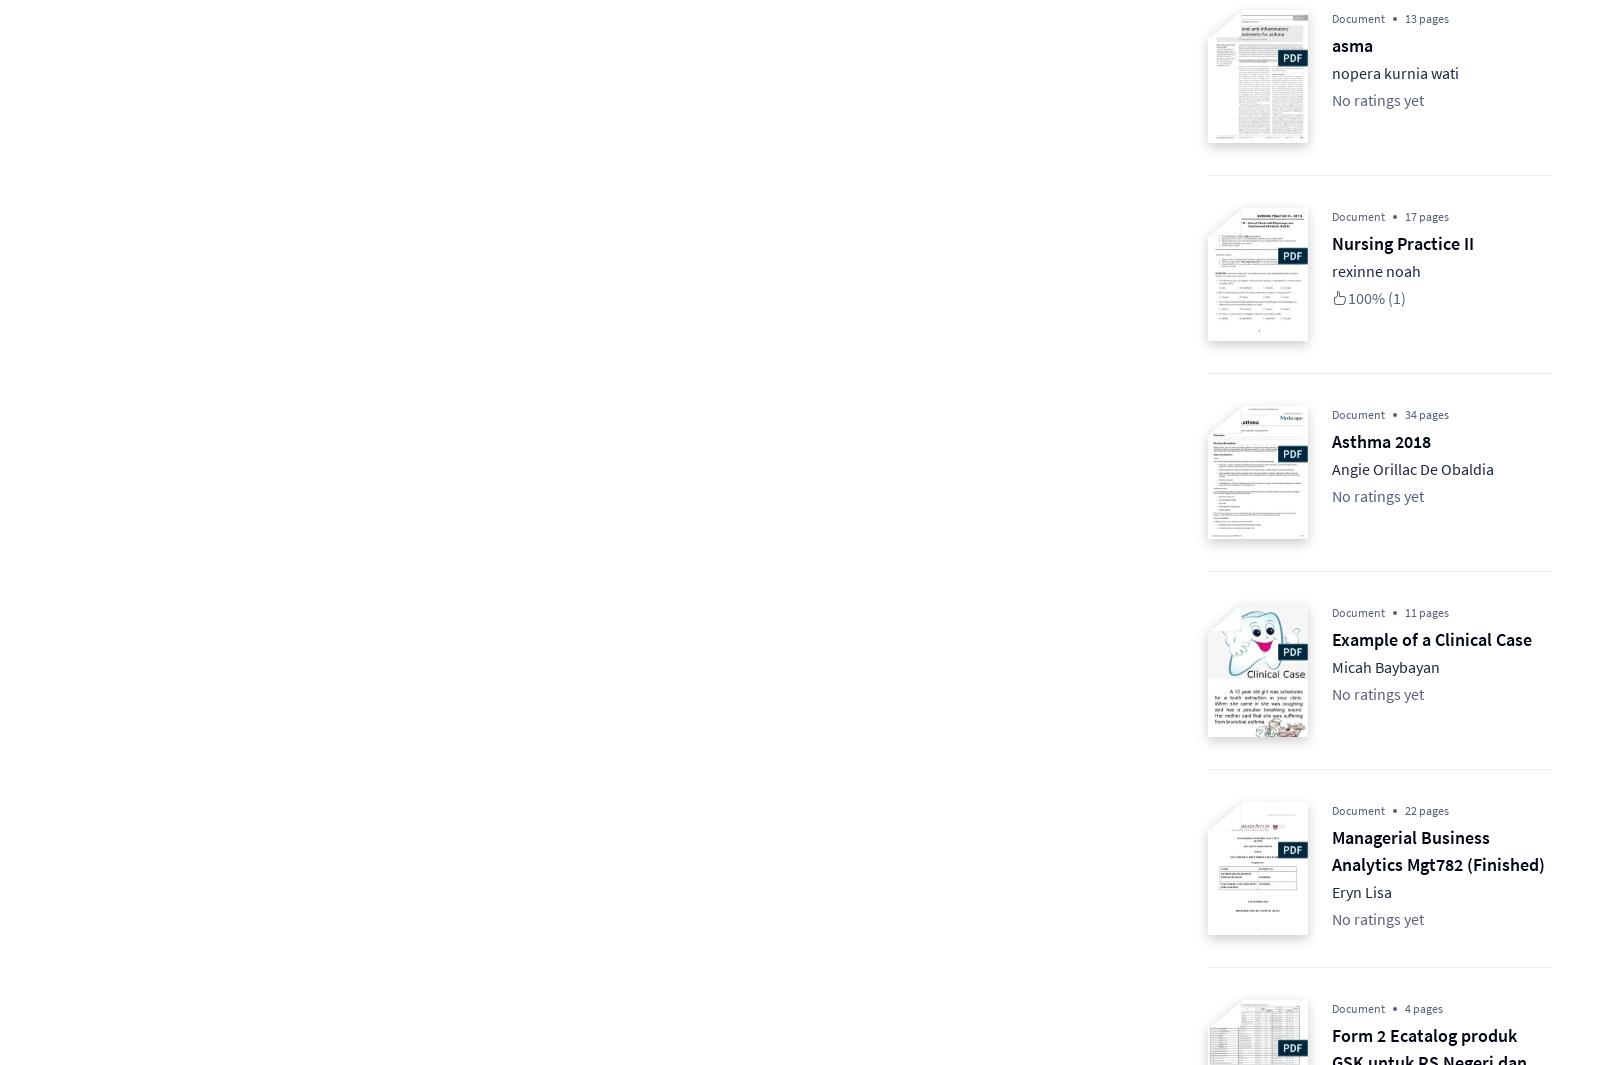  Describe the element at coordinates (1404, 17) in the screenshot. I see `'13 pages'` at that location.